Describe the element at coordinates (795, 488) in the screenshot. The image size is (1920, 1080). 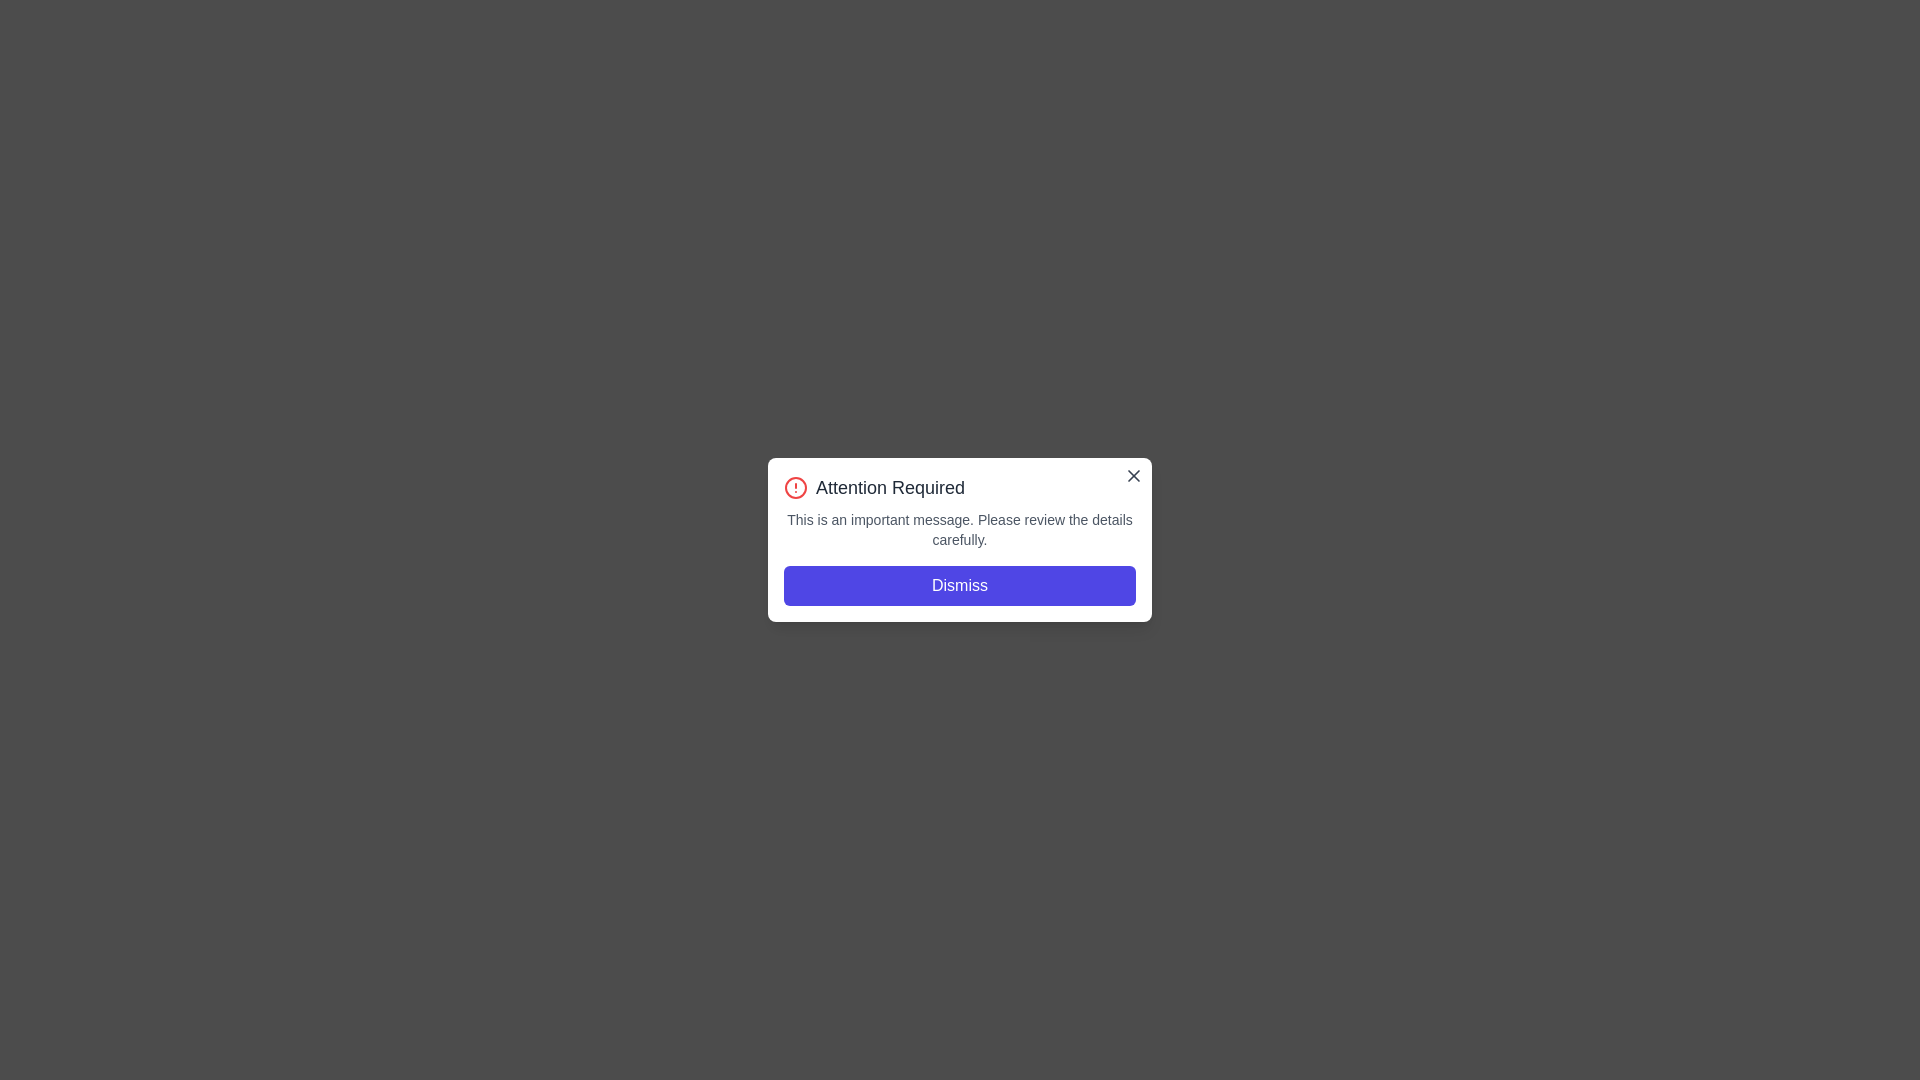
I see `the circular icon with a red border and a vertical line inside, located to the left of the 'Attention Required' text` at that location.